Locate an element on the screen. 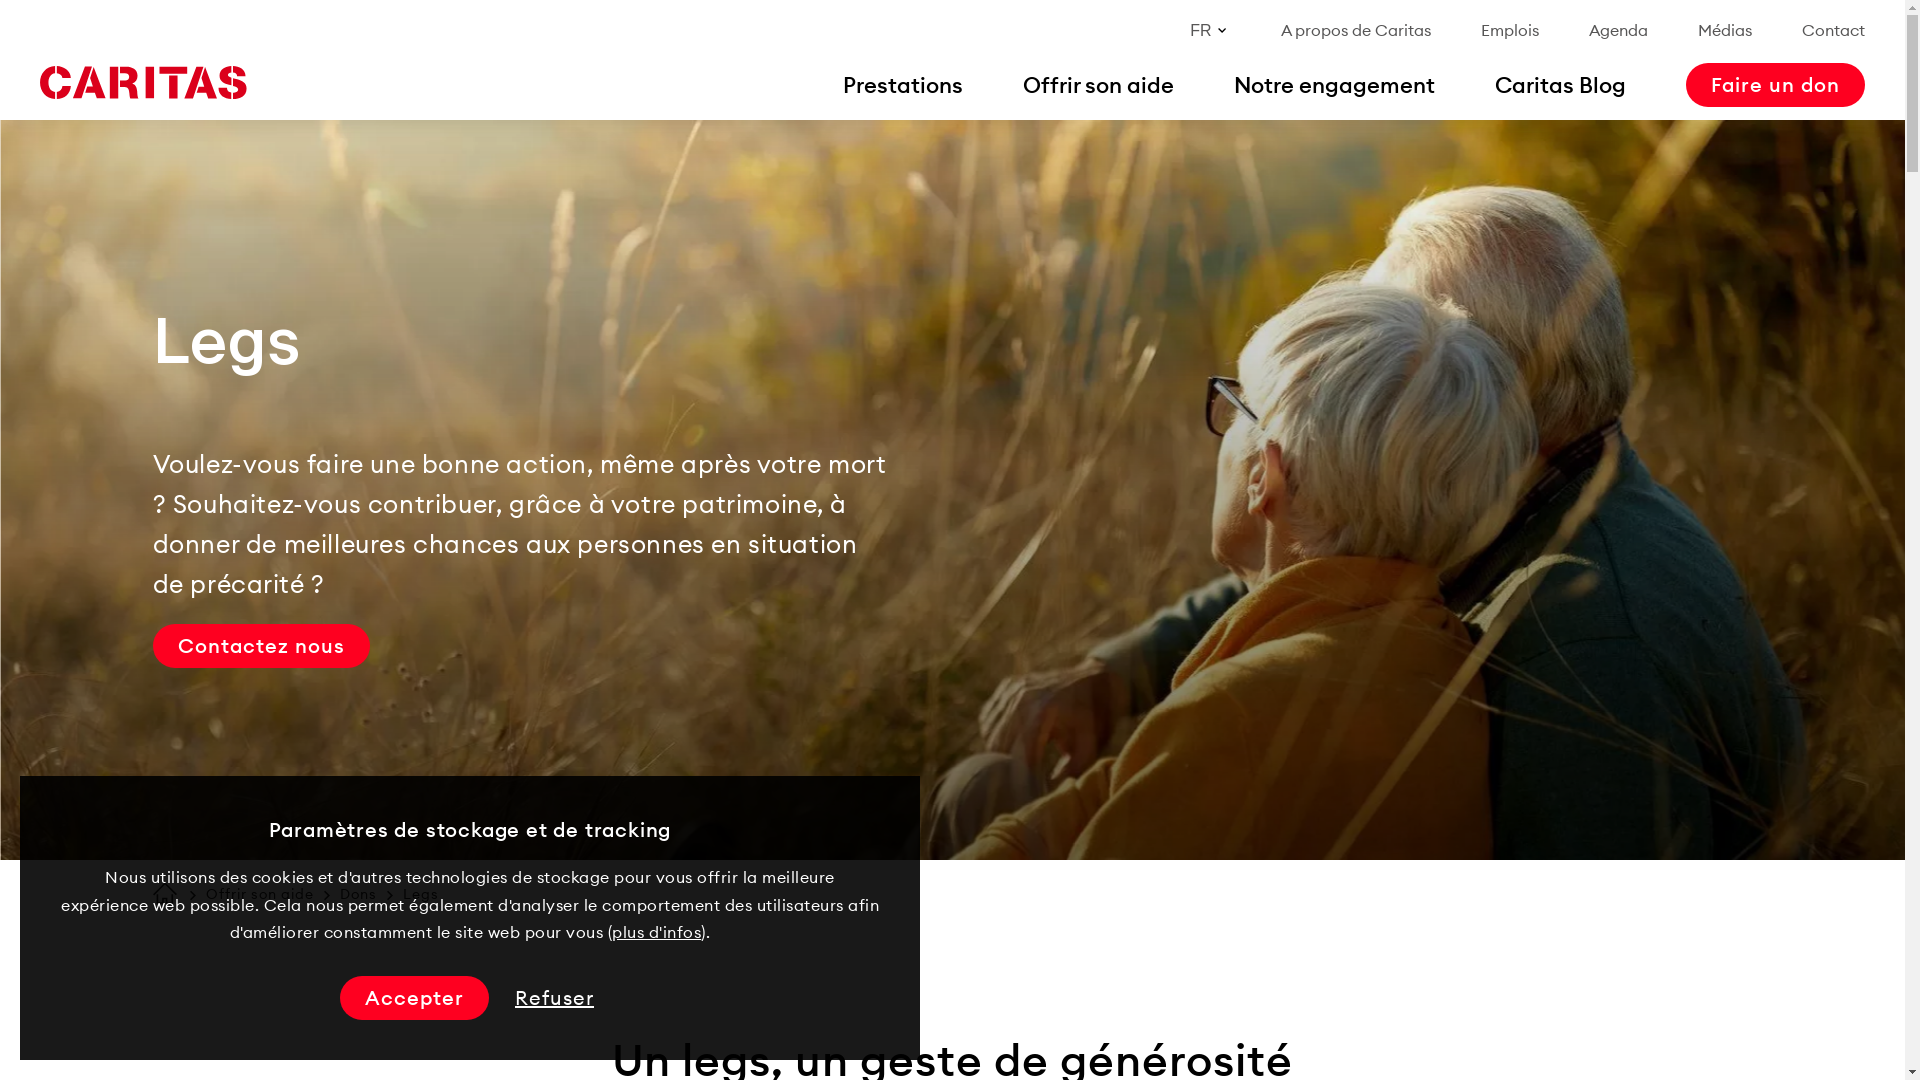 The width and height of the screenshot is (1920, 1080). 'Refuser' is located at coordinates (508, 998).